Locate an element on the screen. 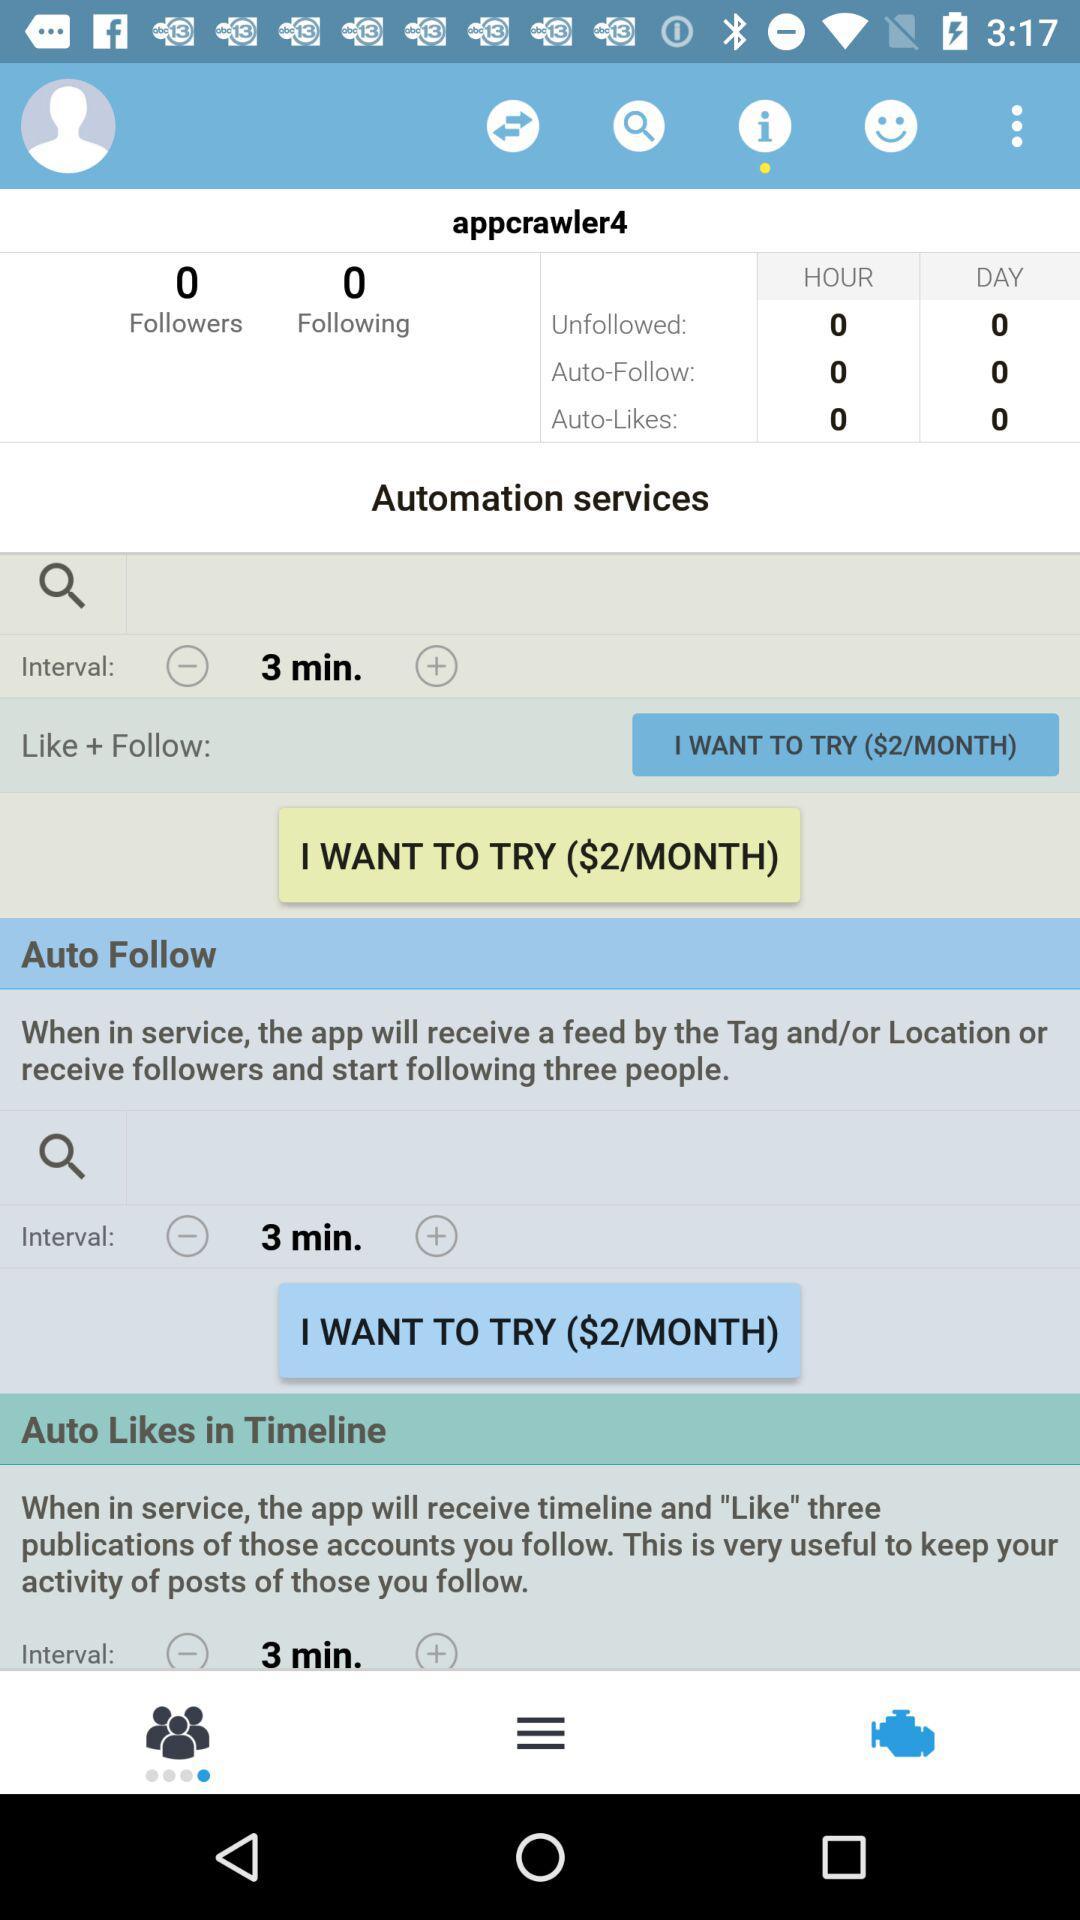 The width and height of the screenshot is (1080, 1920). gives more options for actions is located at coordinates (540, 1730).